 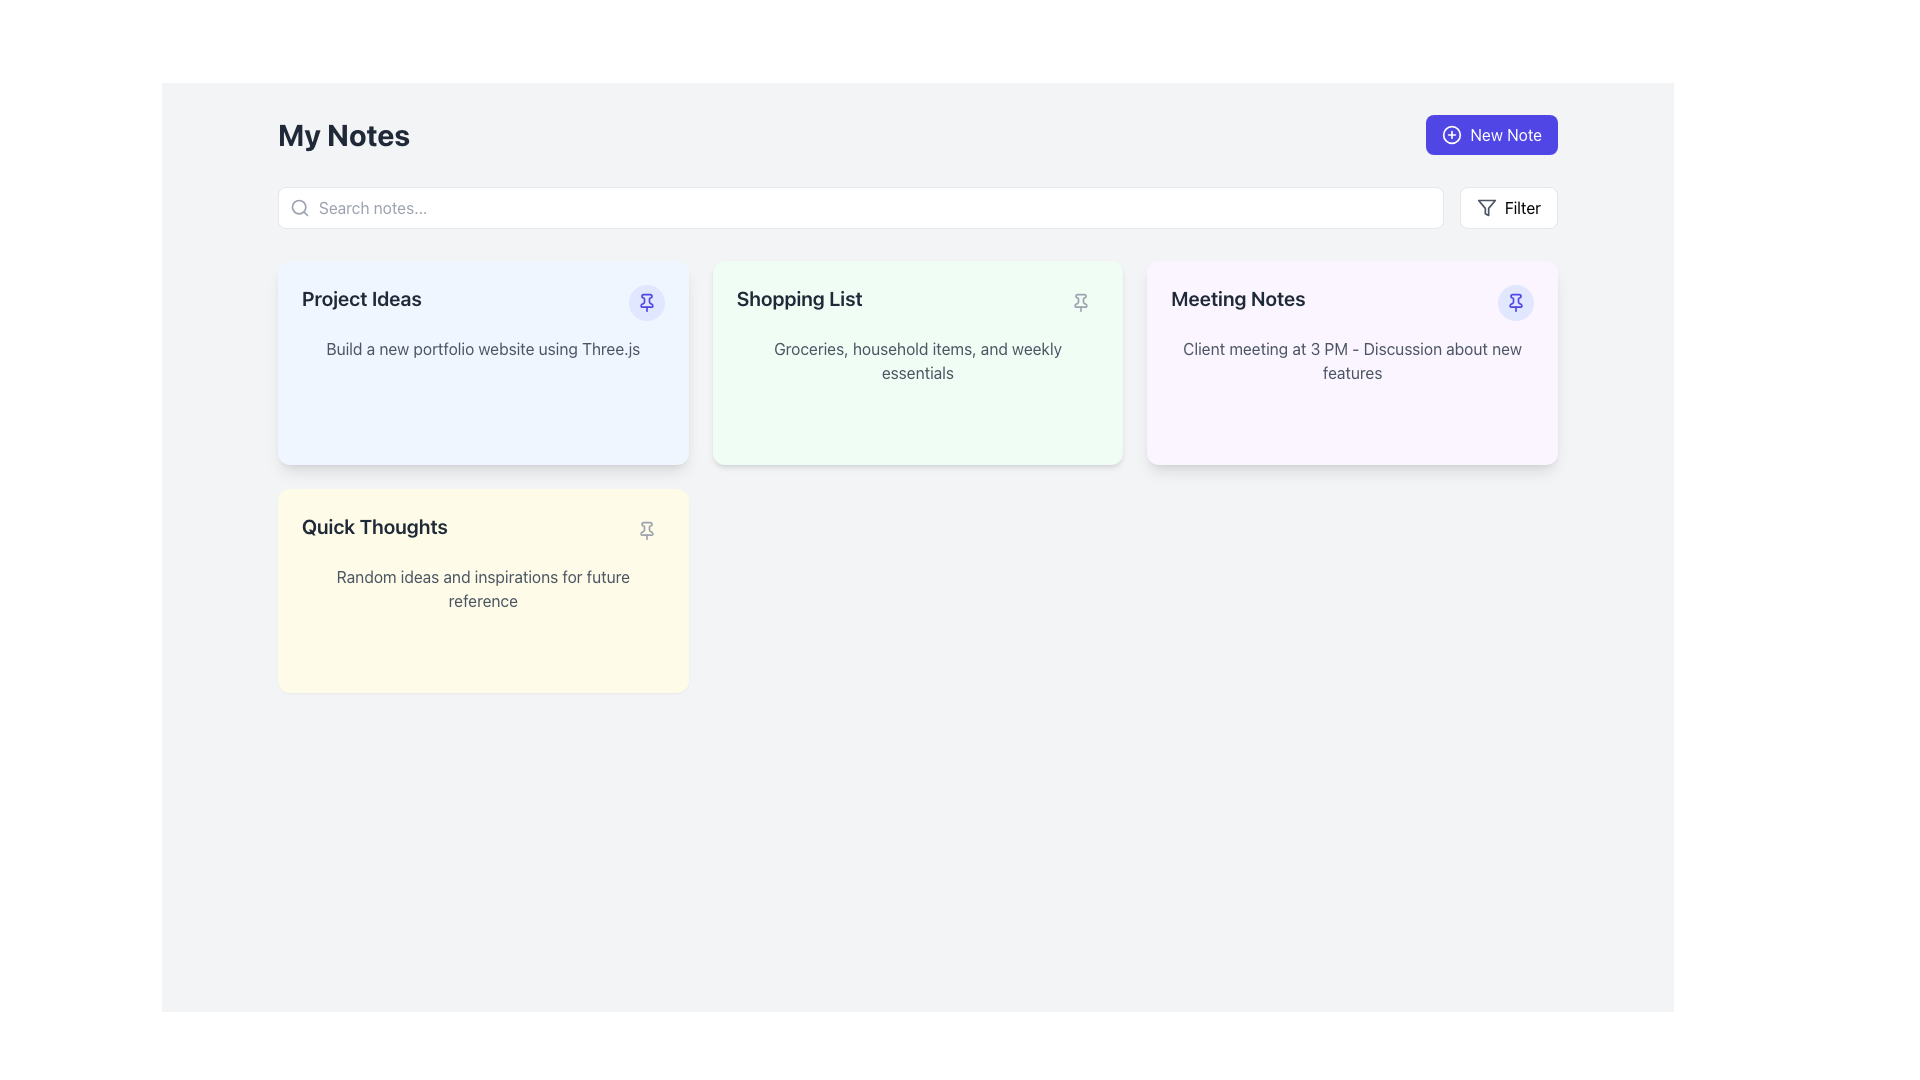 What do you see at coordinates (1486, 208) in the screenshot?
I see `the filter icon located at the far right side of the toolbar area, inside a button with rounded corners, to invoke the filter function` at bounding box center [1486, 208].